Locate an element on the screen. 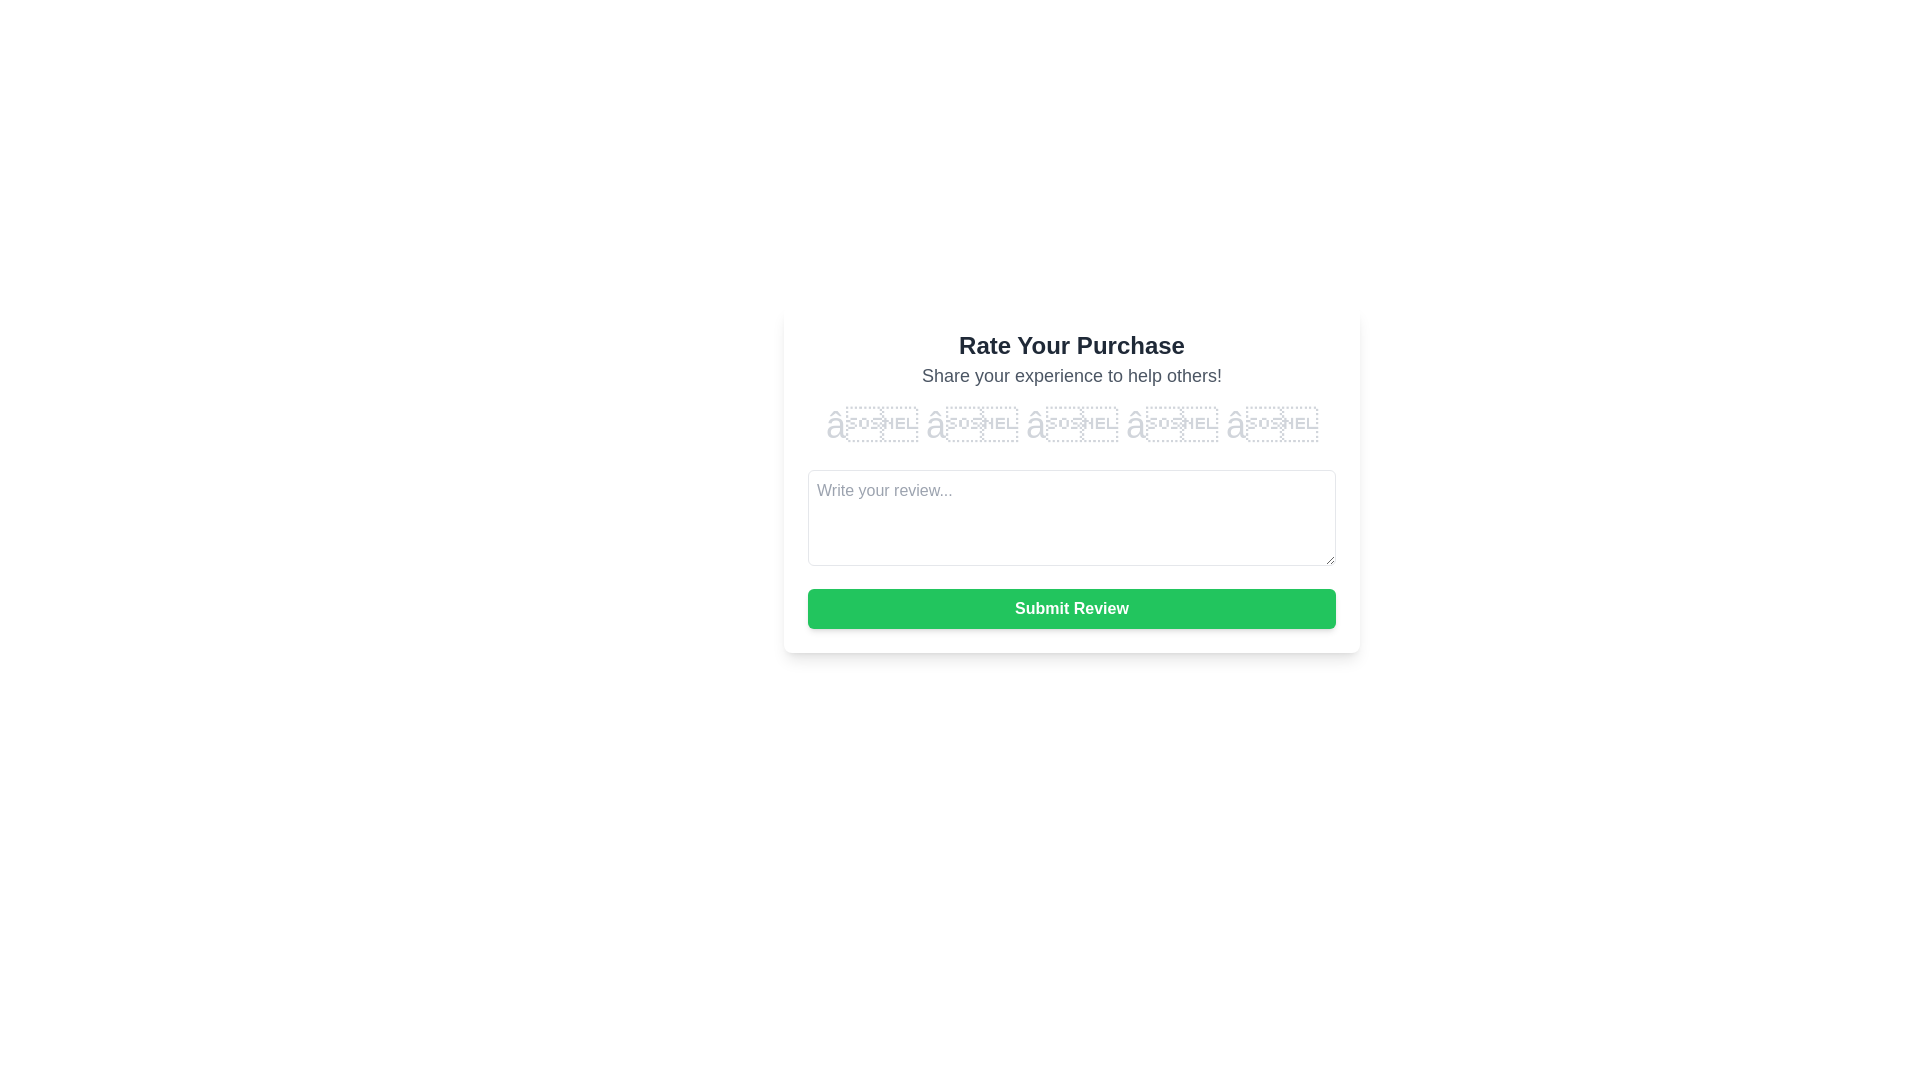  the rating to 4 stars by clicking on the corresponding star is located at coordinates (1171, 424).